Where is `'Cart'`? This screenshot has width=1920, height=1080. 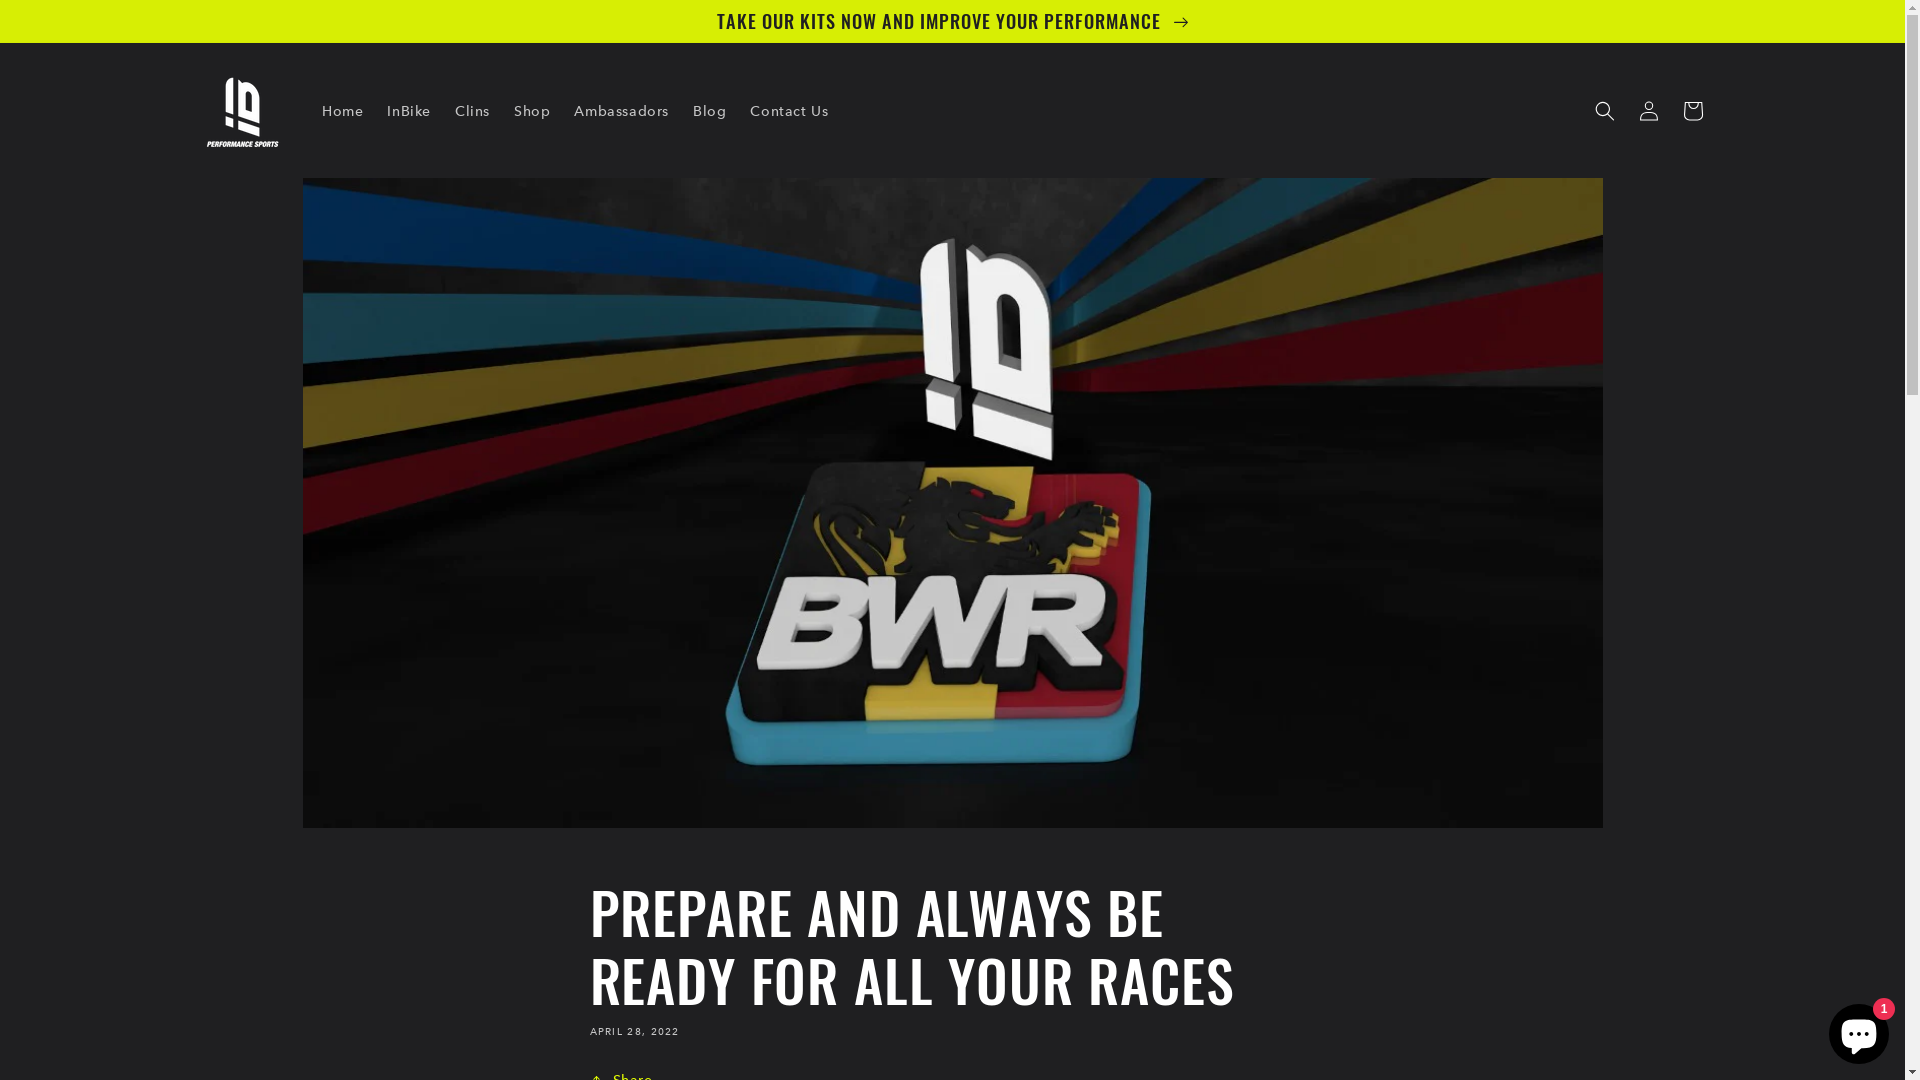 'Cart' is located at coordinates (1690, 111).